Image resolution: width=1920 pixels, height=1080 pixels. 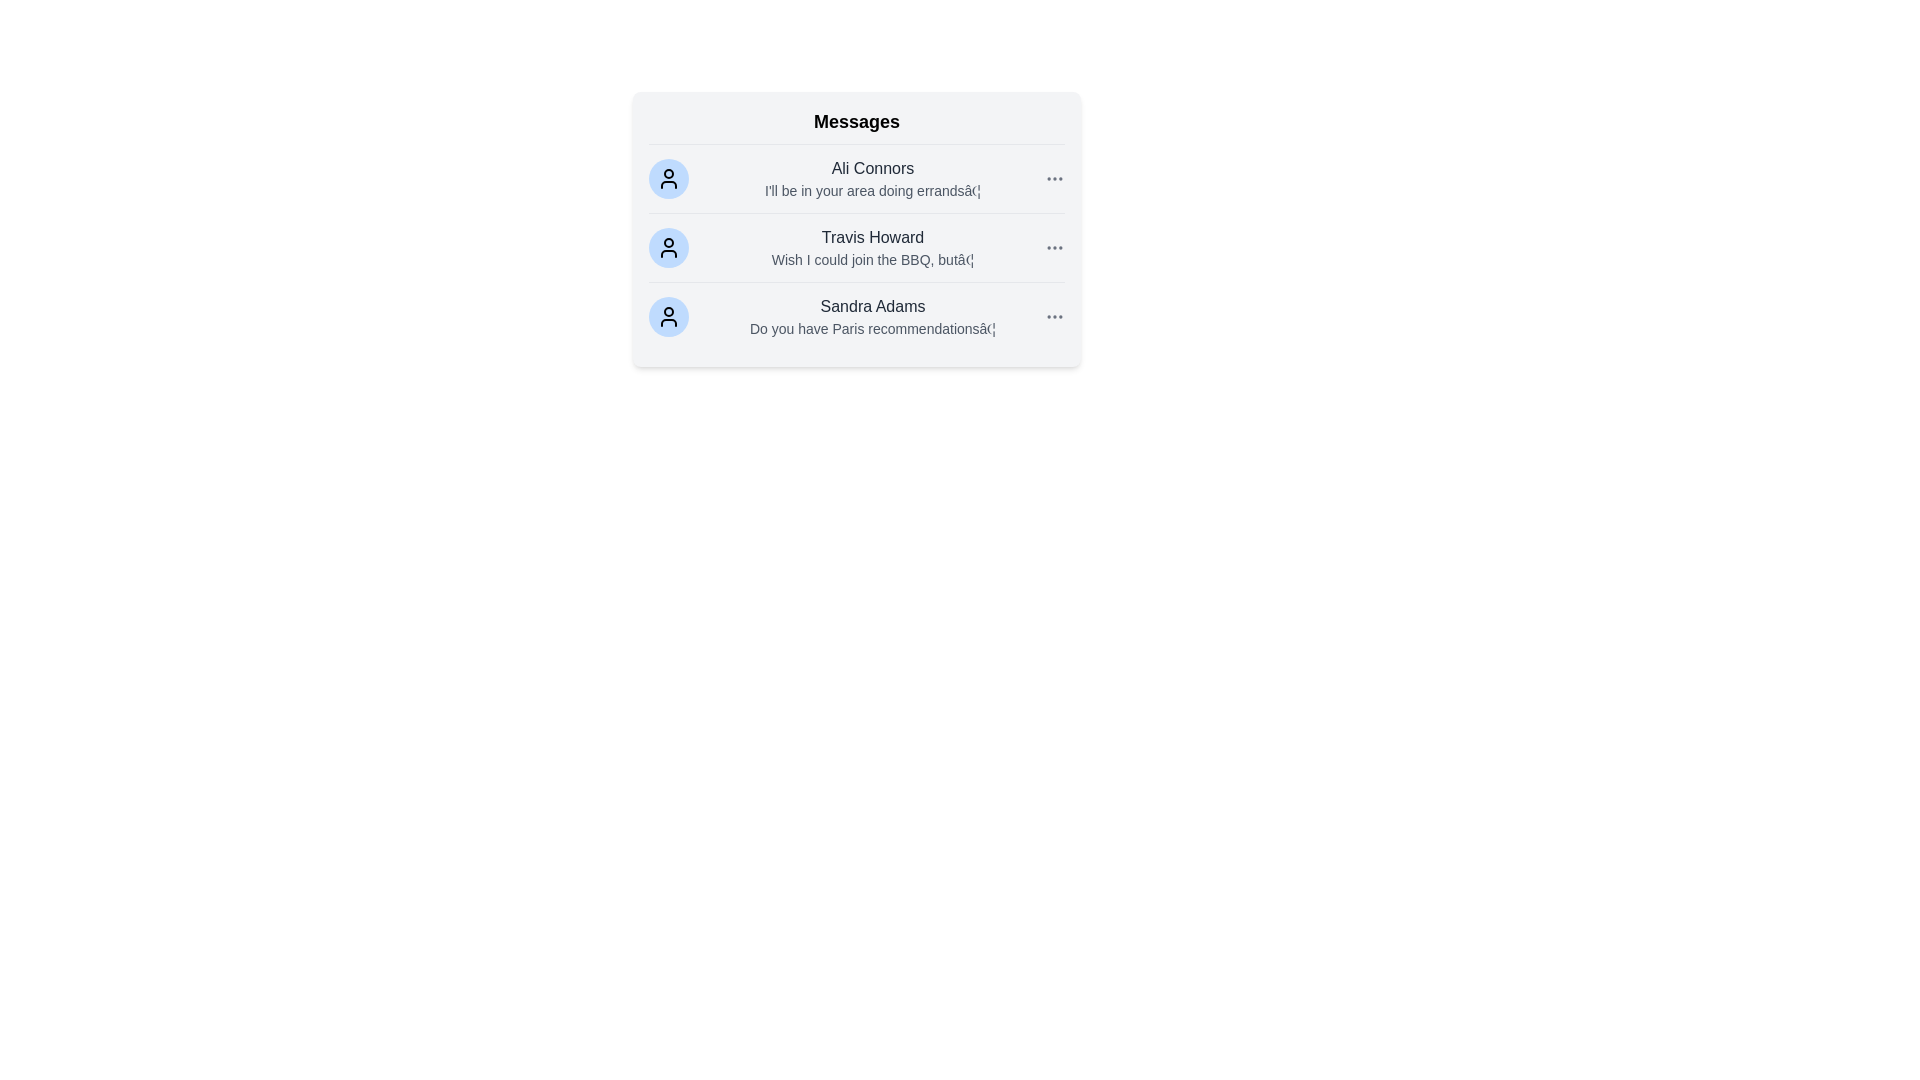 What do you see at coordinates (857, 315) in the screenshot?
I see `the conversation overview list item for 'Sandra Adams'` at bounding box center [857, 315].